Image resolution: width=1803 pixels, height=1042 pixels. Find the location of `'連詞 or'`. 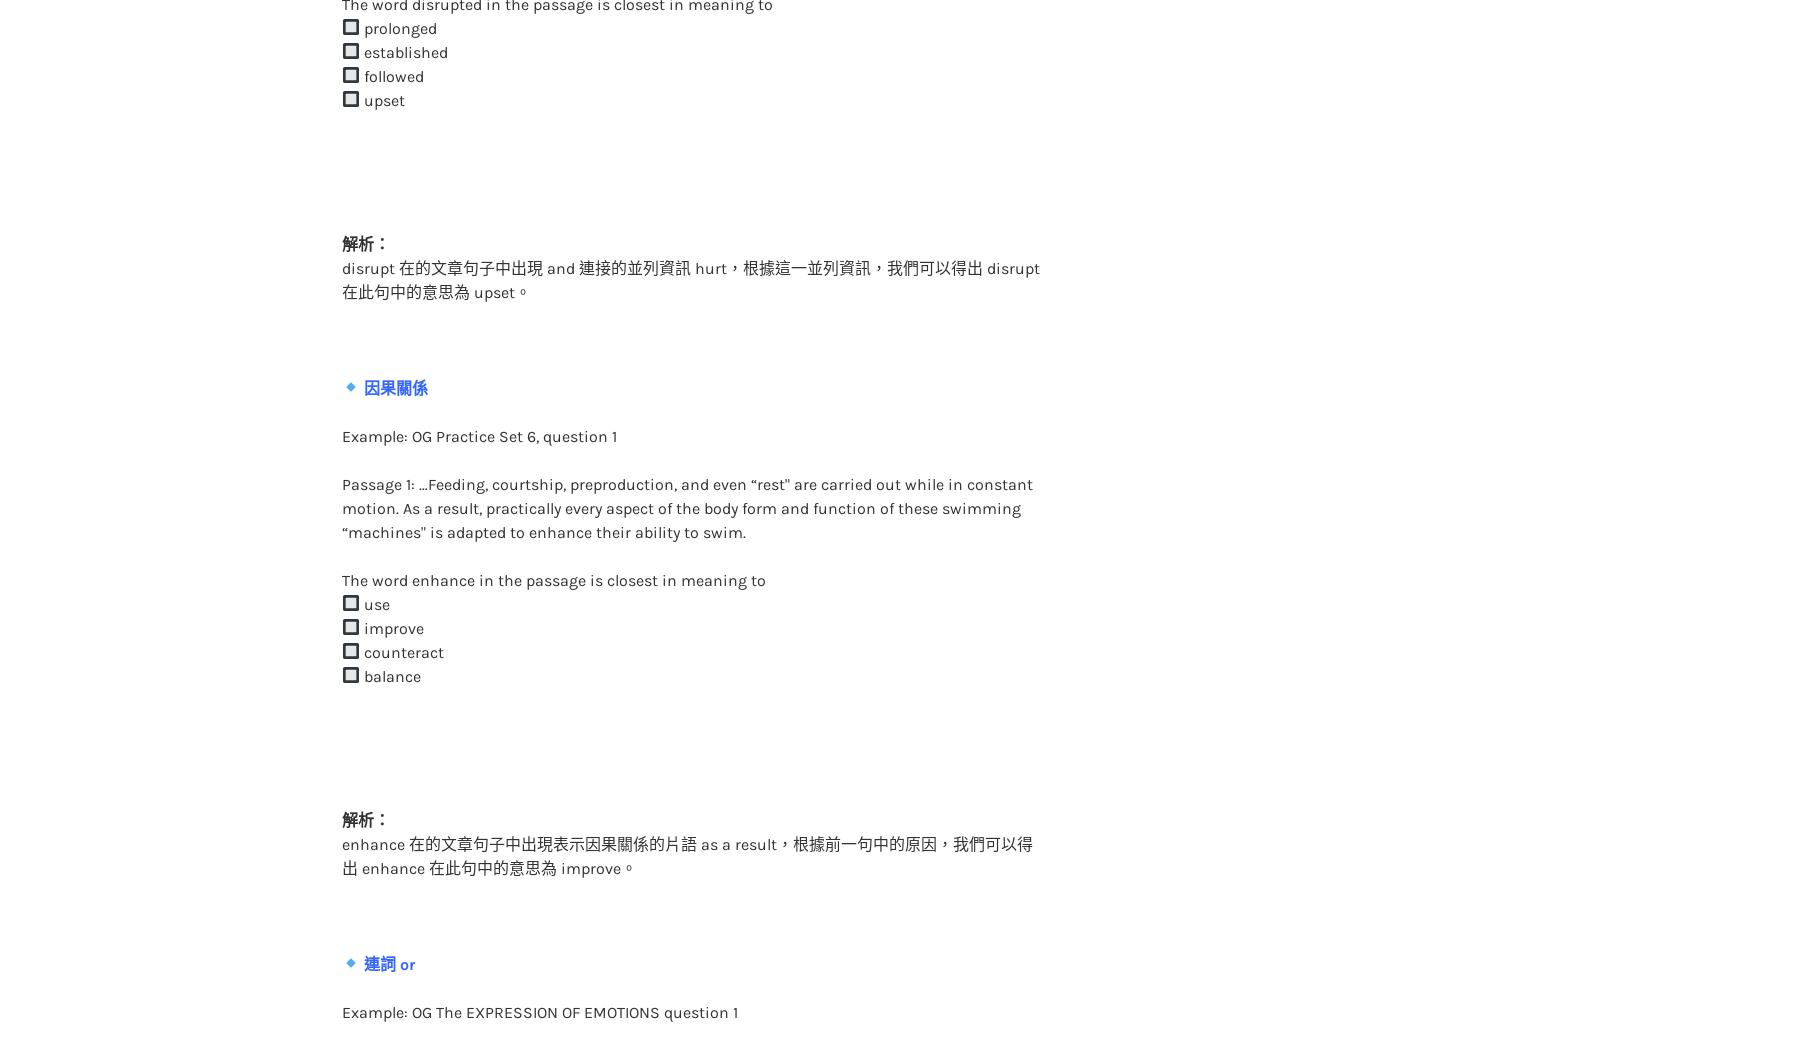

'連詞 or' is located at coordinates (385, 922).